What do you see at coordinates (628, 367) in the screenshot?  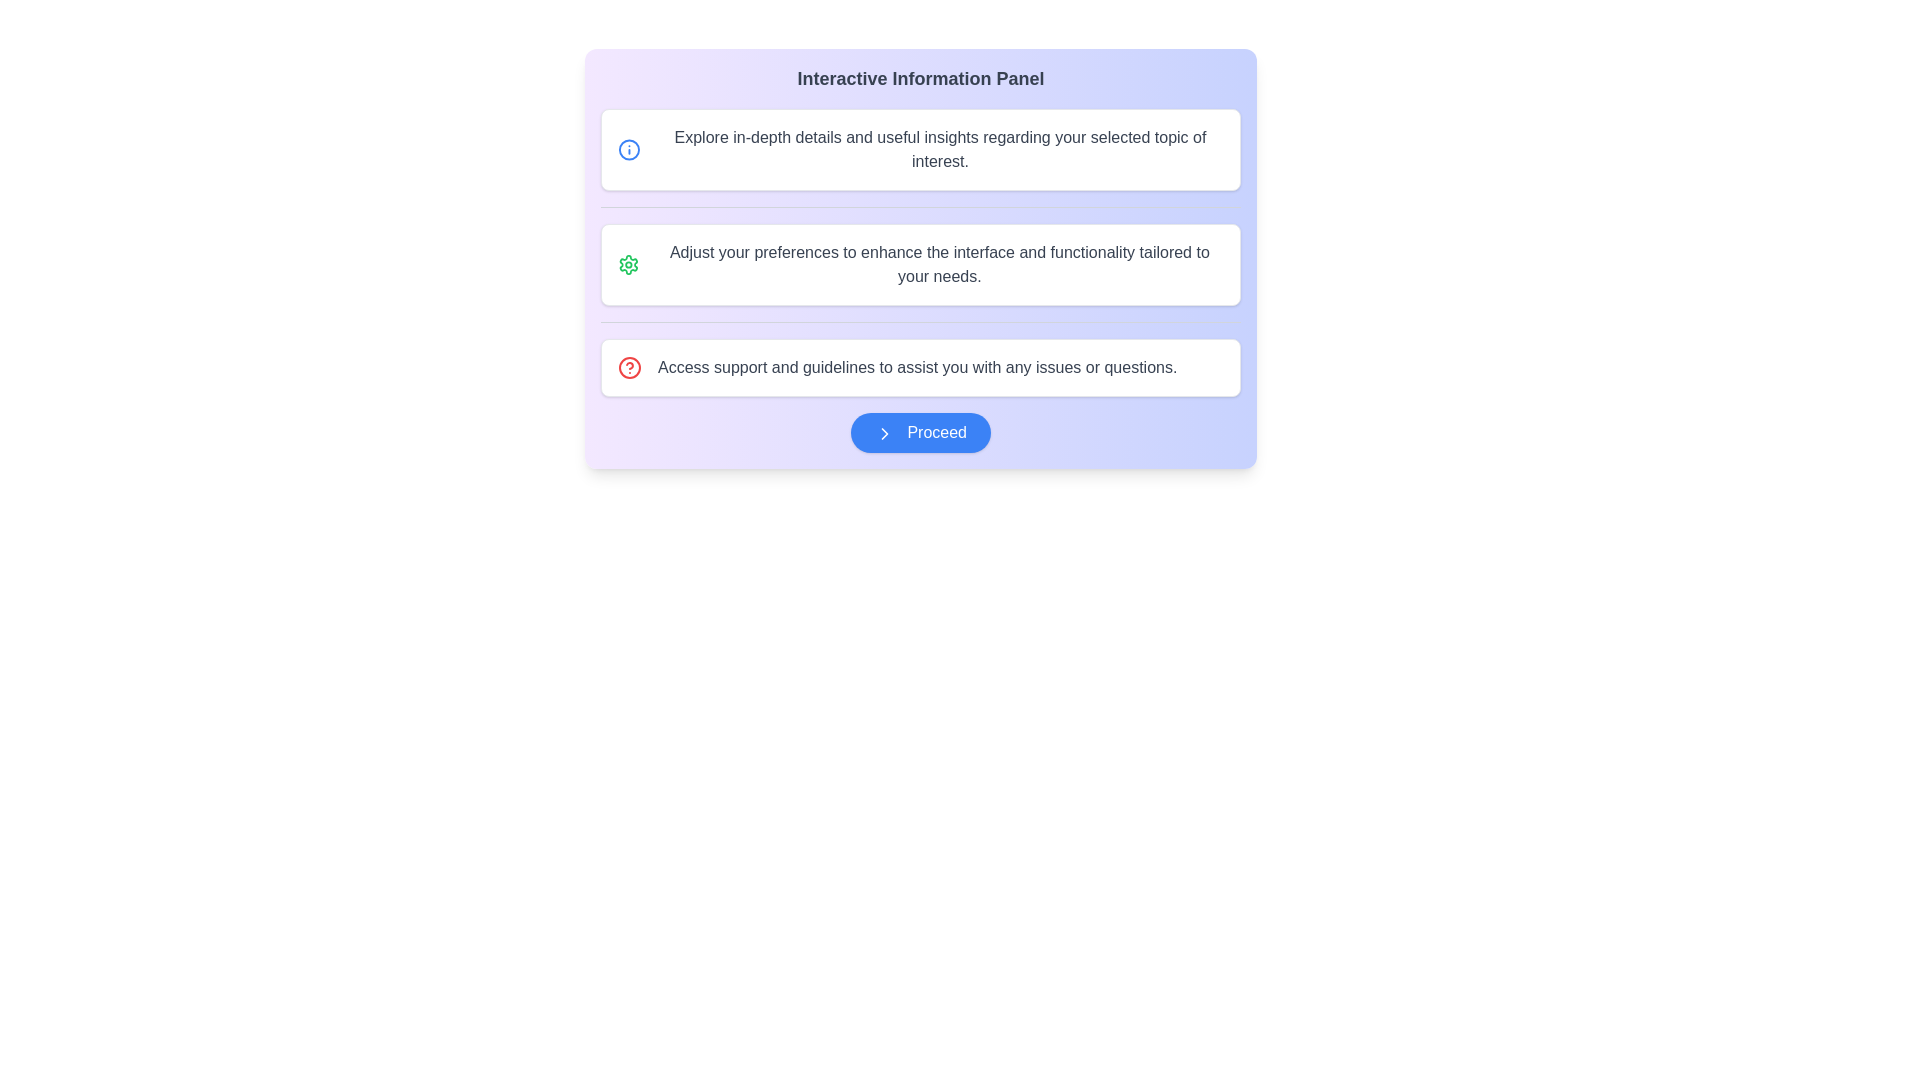 I see `the innermost circular SVG graphic that is positioned to the left of the third option in the interface panel` at bounding box center [628, 367].